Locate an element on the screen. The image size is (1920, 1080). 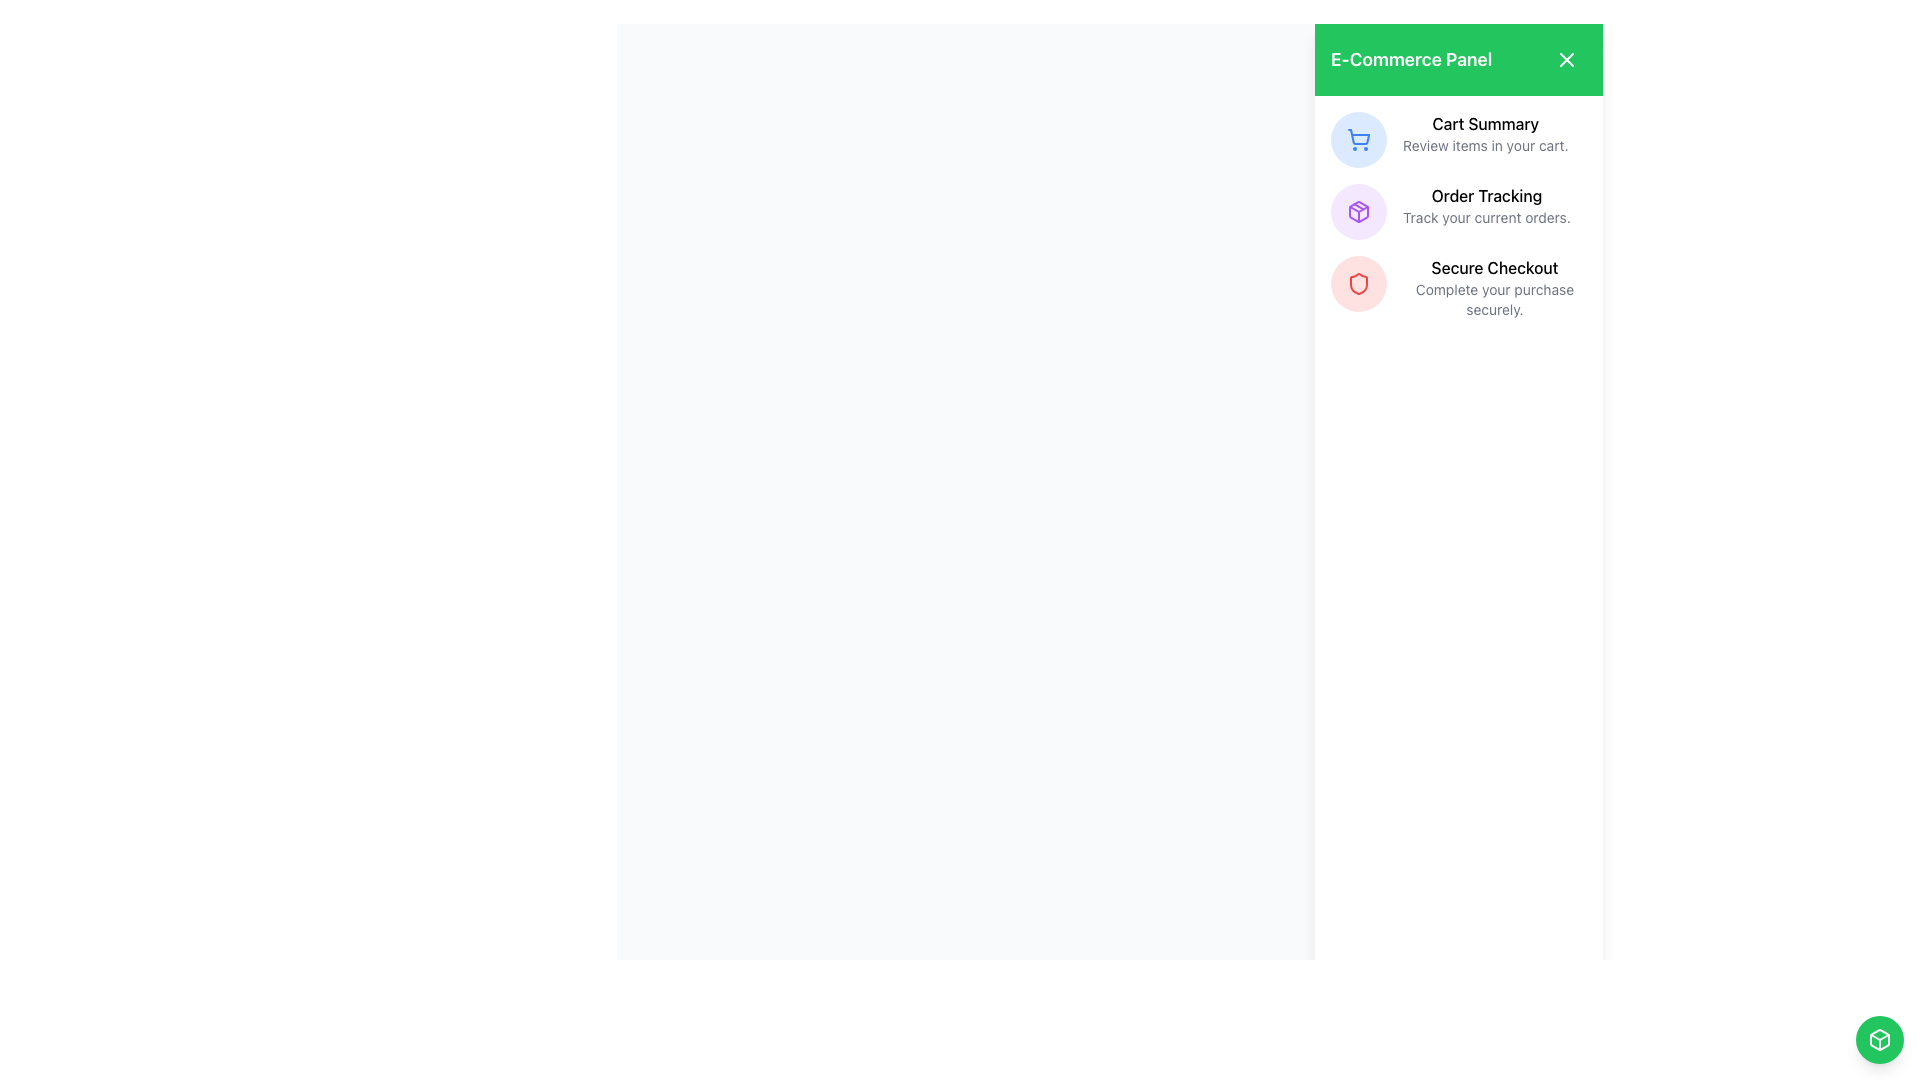
the informational component that provides order tracking information, positioned between the 'Cart Summary' and 'Secure Checkout' components in the right-side green-panel layout is located at coordinates (1459, 212).